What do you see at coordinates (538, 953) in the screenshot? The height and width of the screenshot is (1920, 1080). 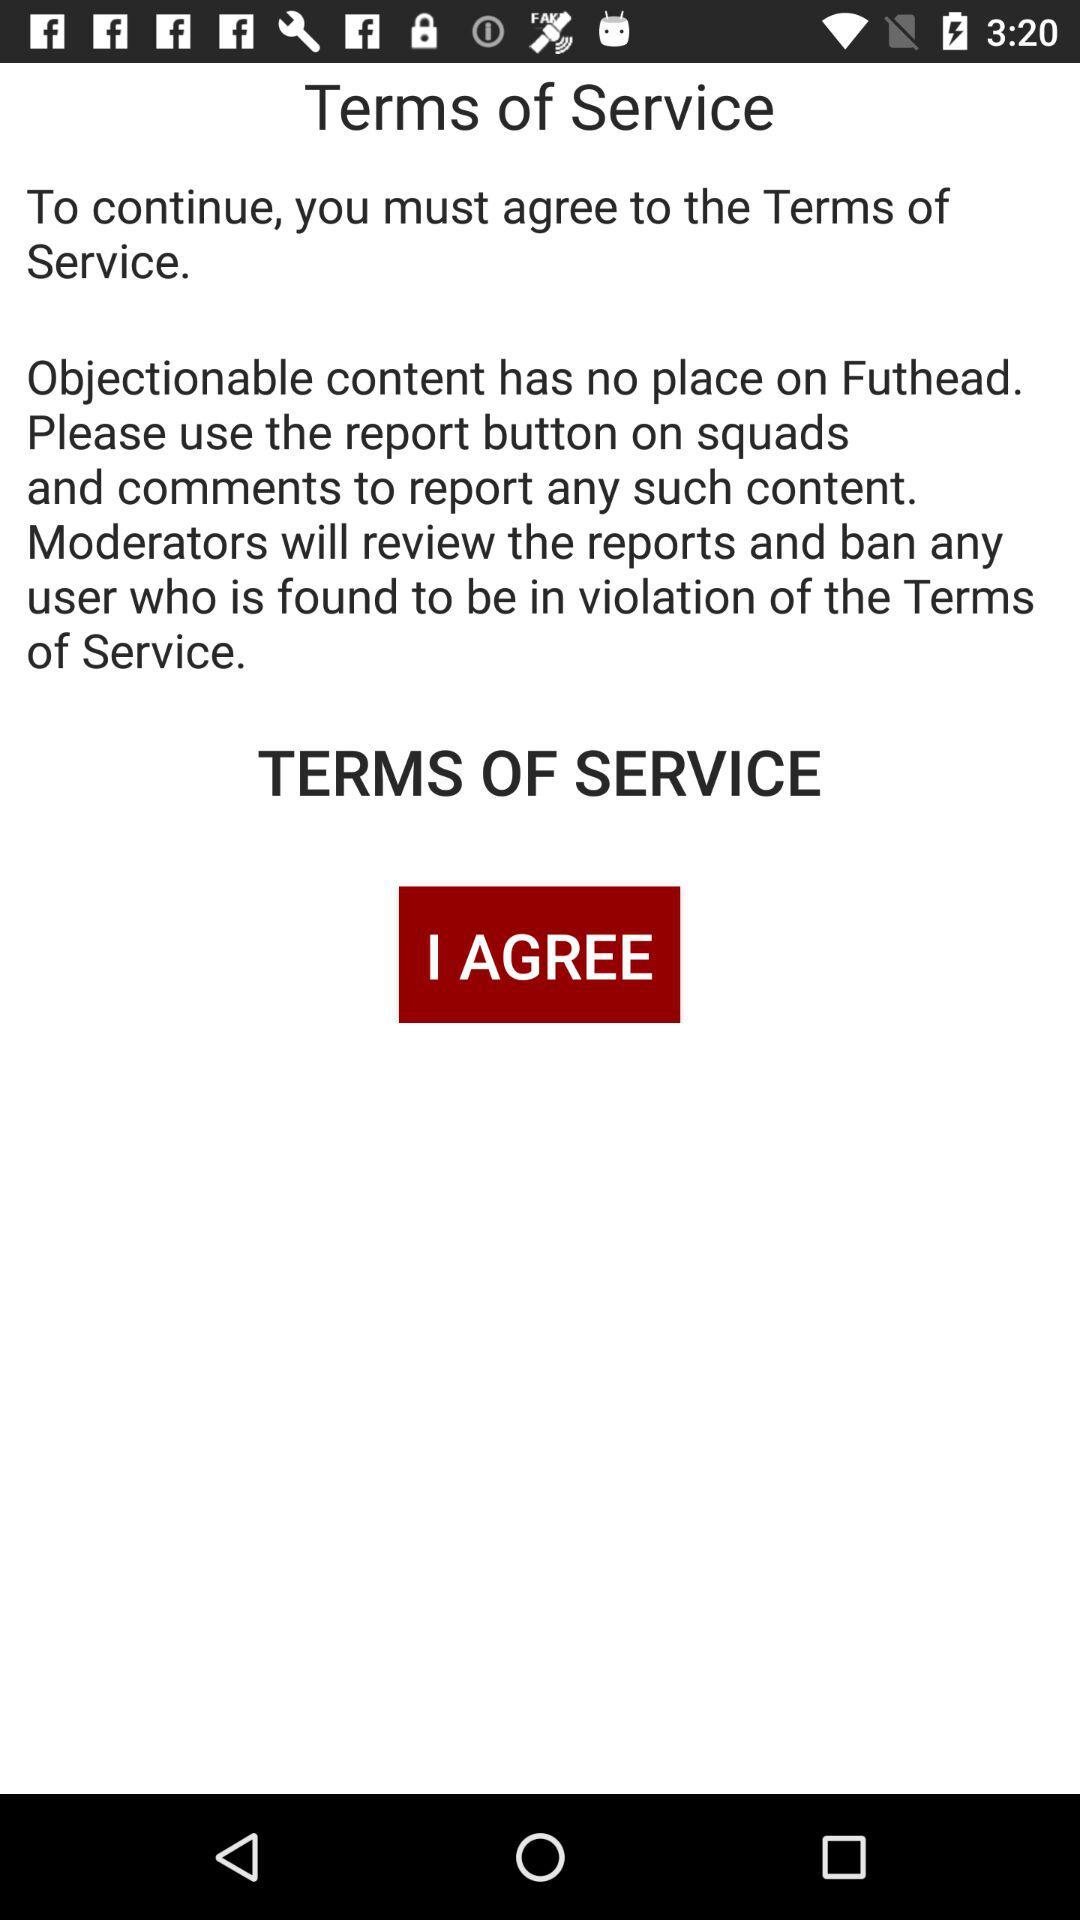 I see `i agree` at bounding box center [538, 953].